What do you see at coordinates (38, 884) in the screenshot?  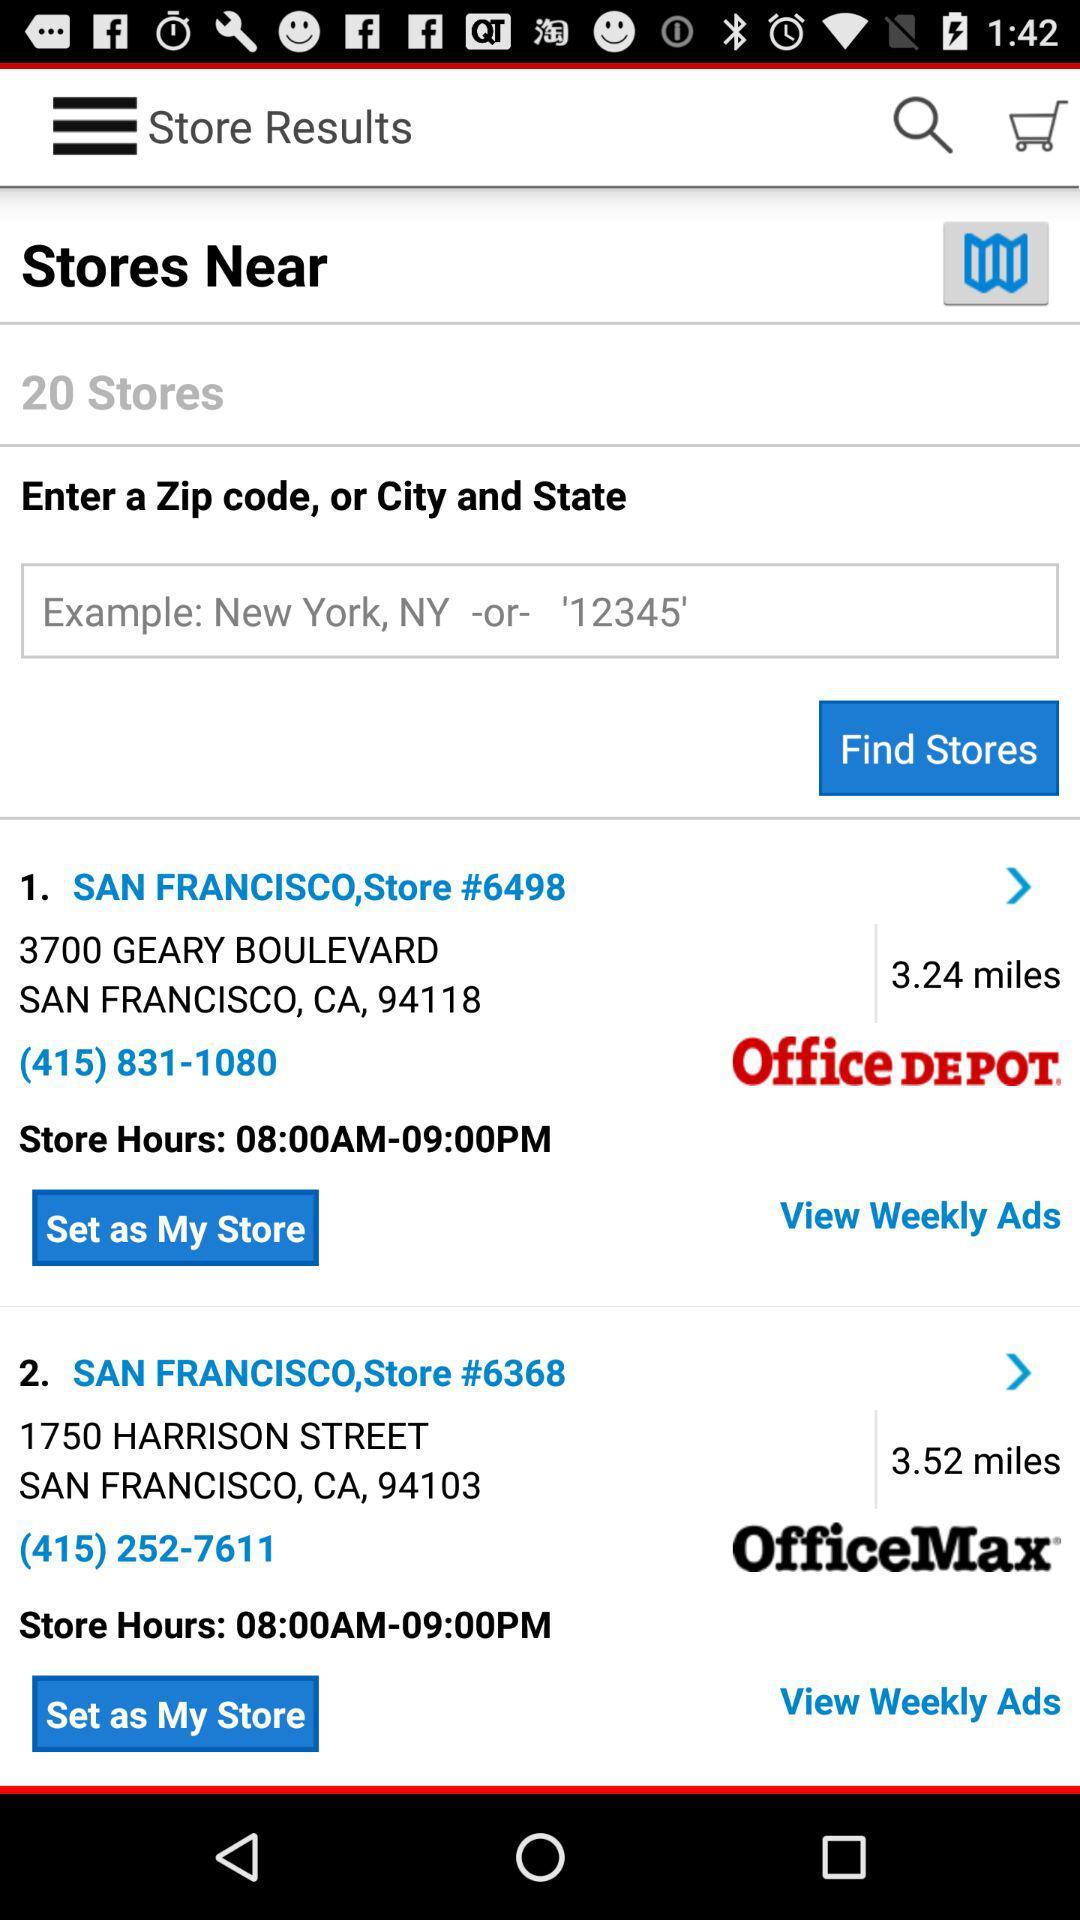 I see `1.  icon` at bounding box center [38, 884].